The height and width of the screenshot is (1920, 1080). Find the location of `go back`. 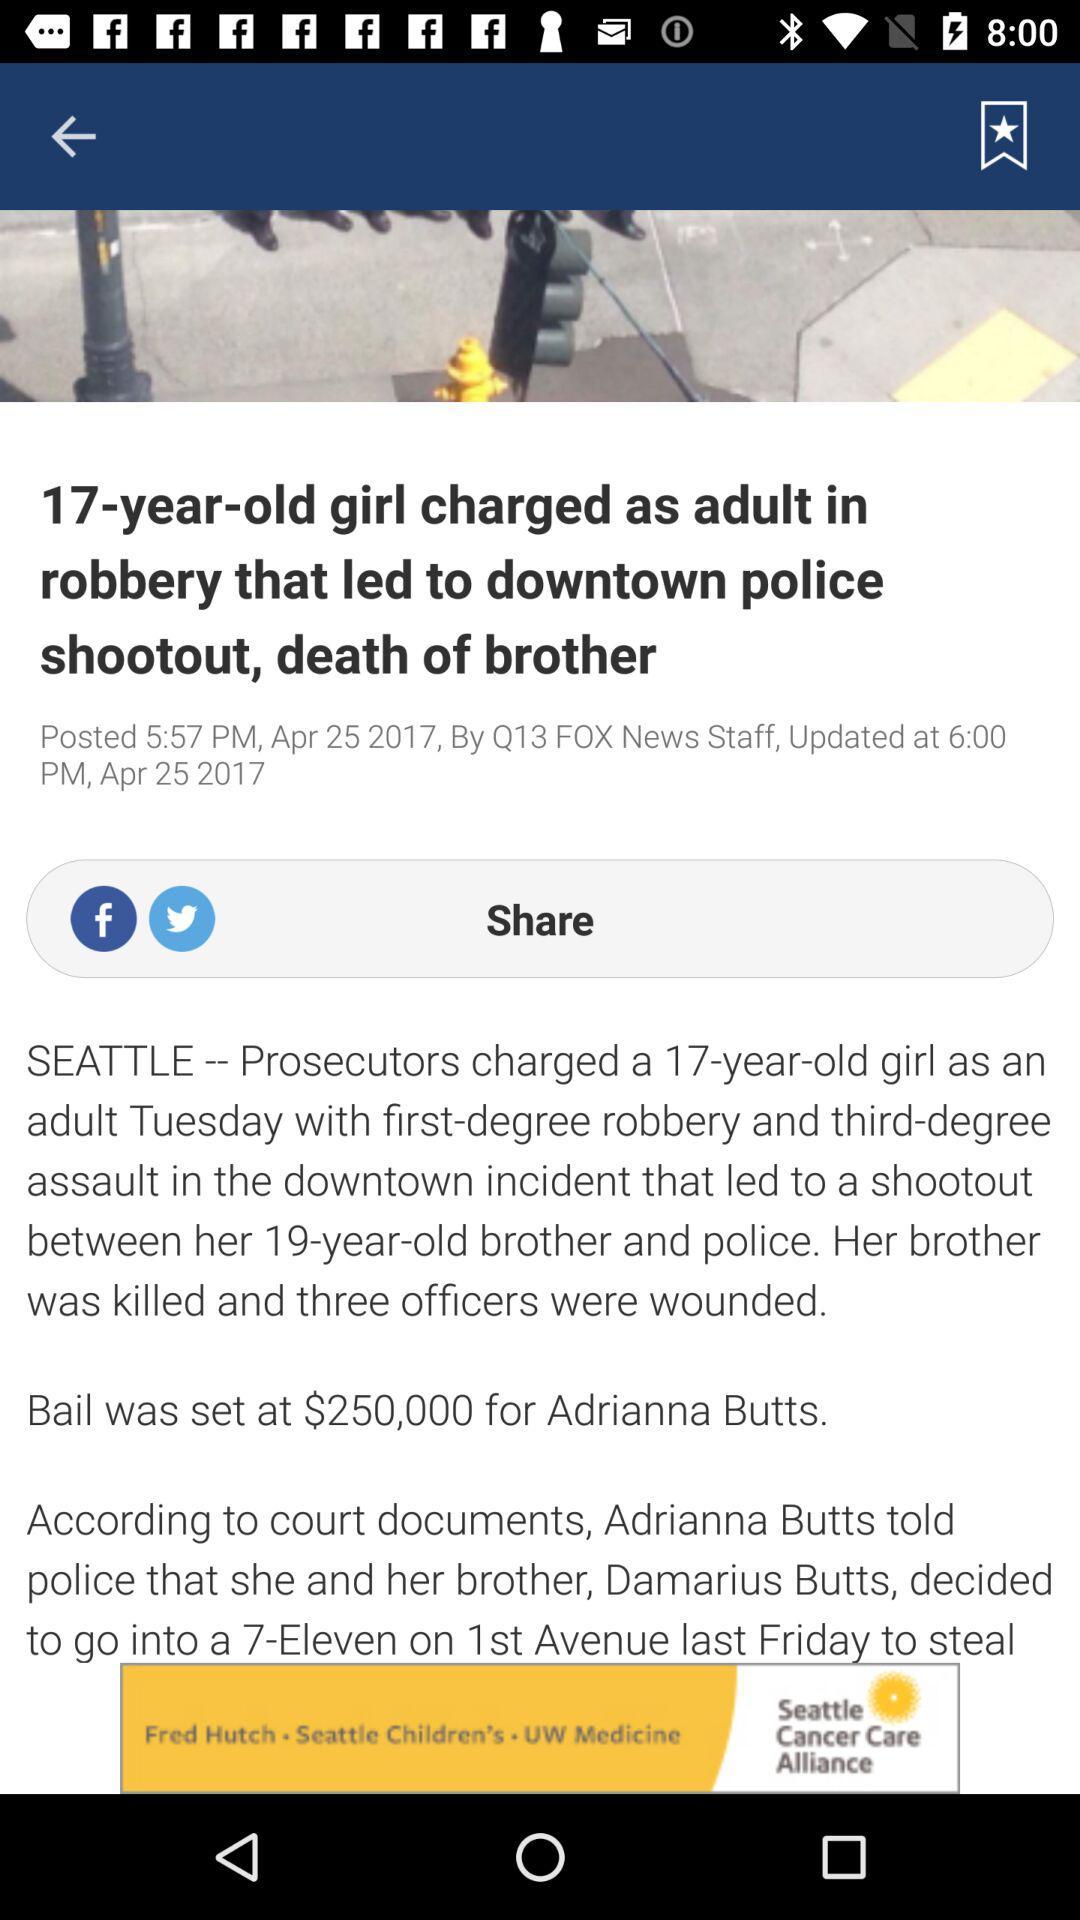

go back is located at coordinates (72, 135).